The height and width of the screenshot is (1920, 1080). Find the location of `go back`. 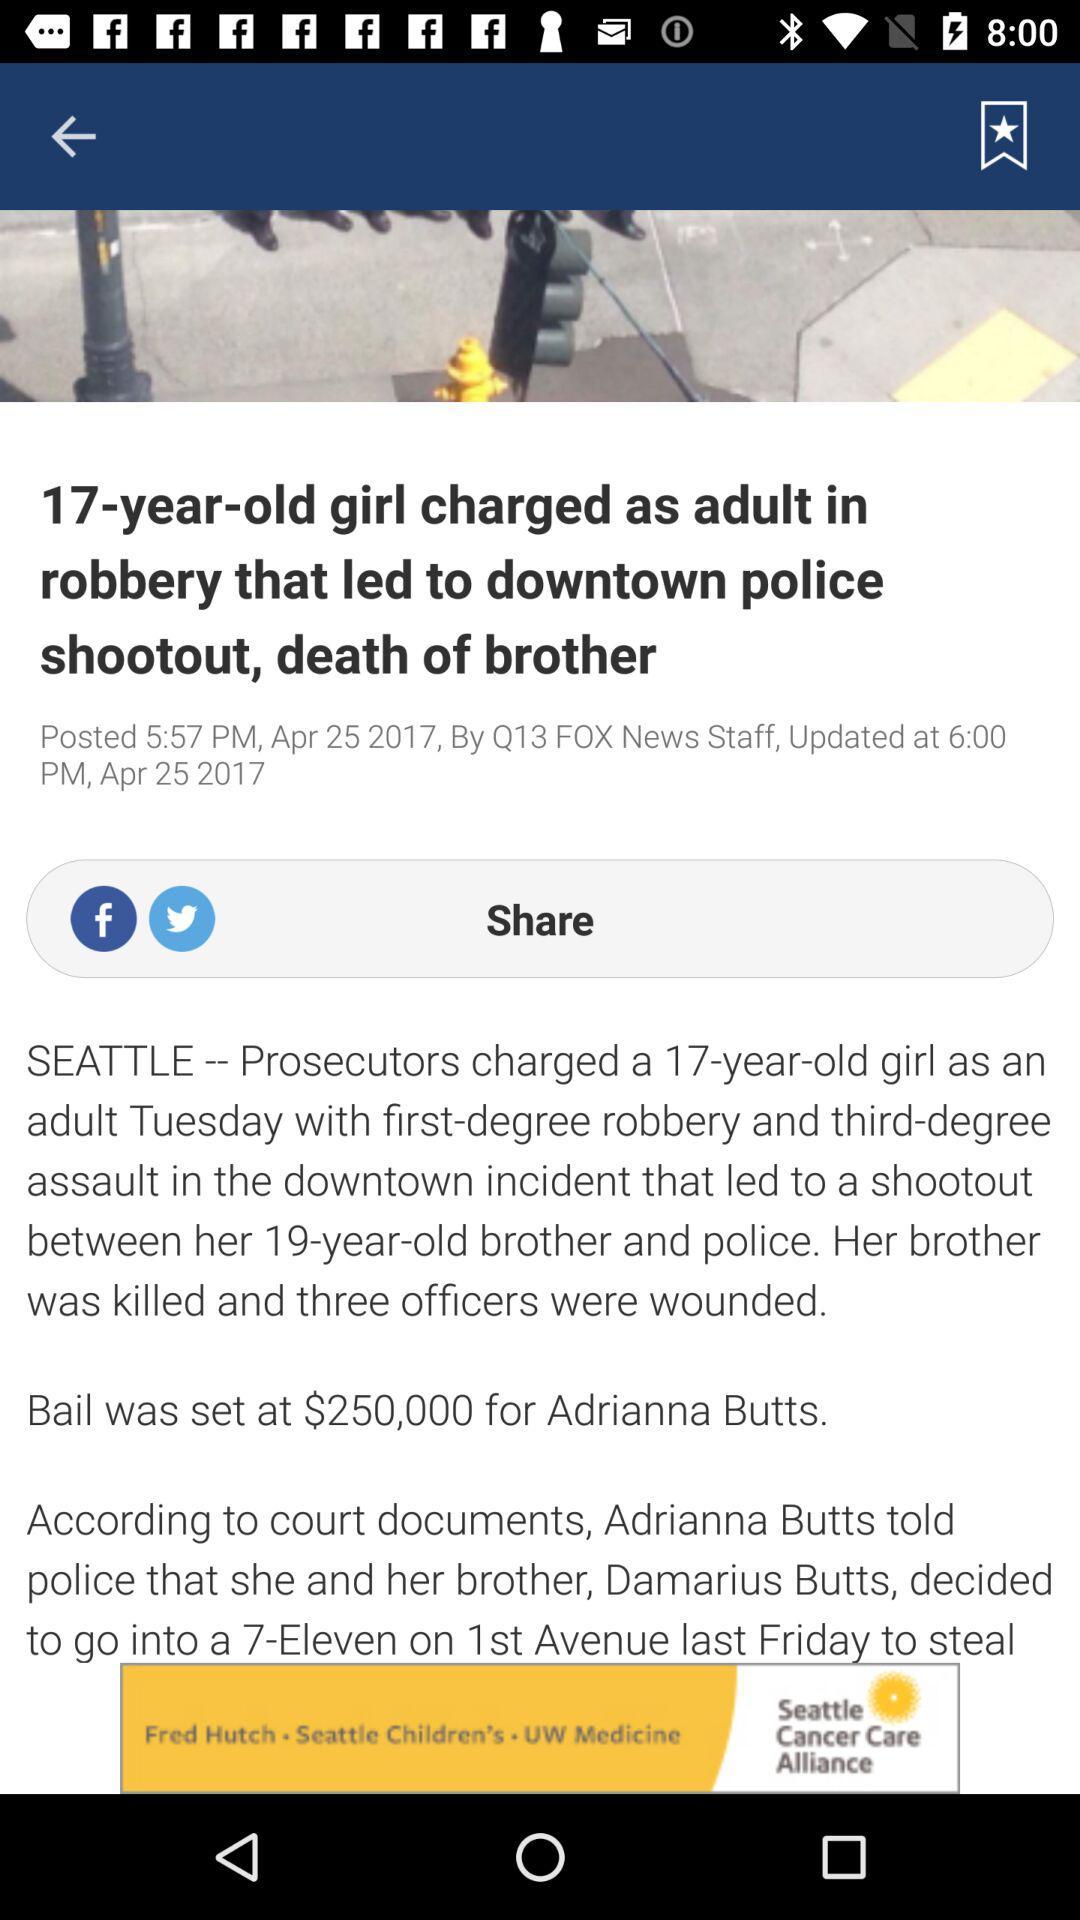

go back is located at coordinates (72, 135).